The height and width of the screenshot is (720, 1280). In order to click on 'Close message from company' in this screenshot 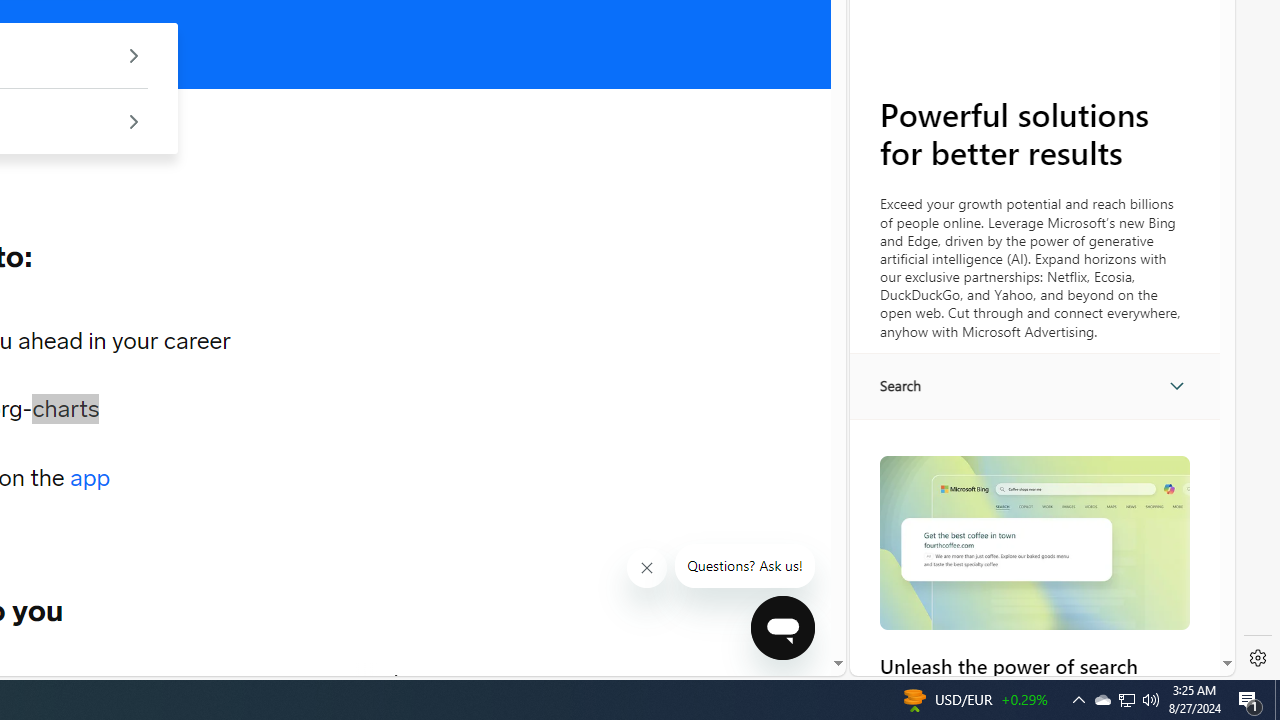, I will do `click(647, 568)`.